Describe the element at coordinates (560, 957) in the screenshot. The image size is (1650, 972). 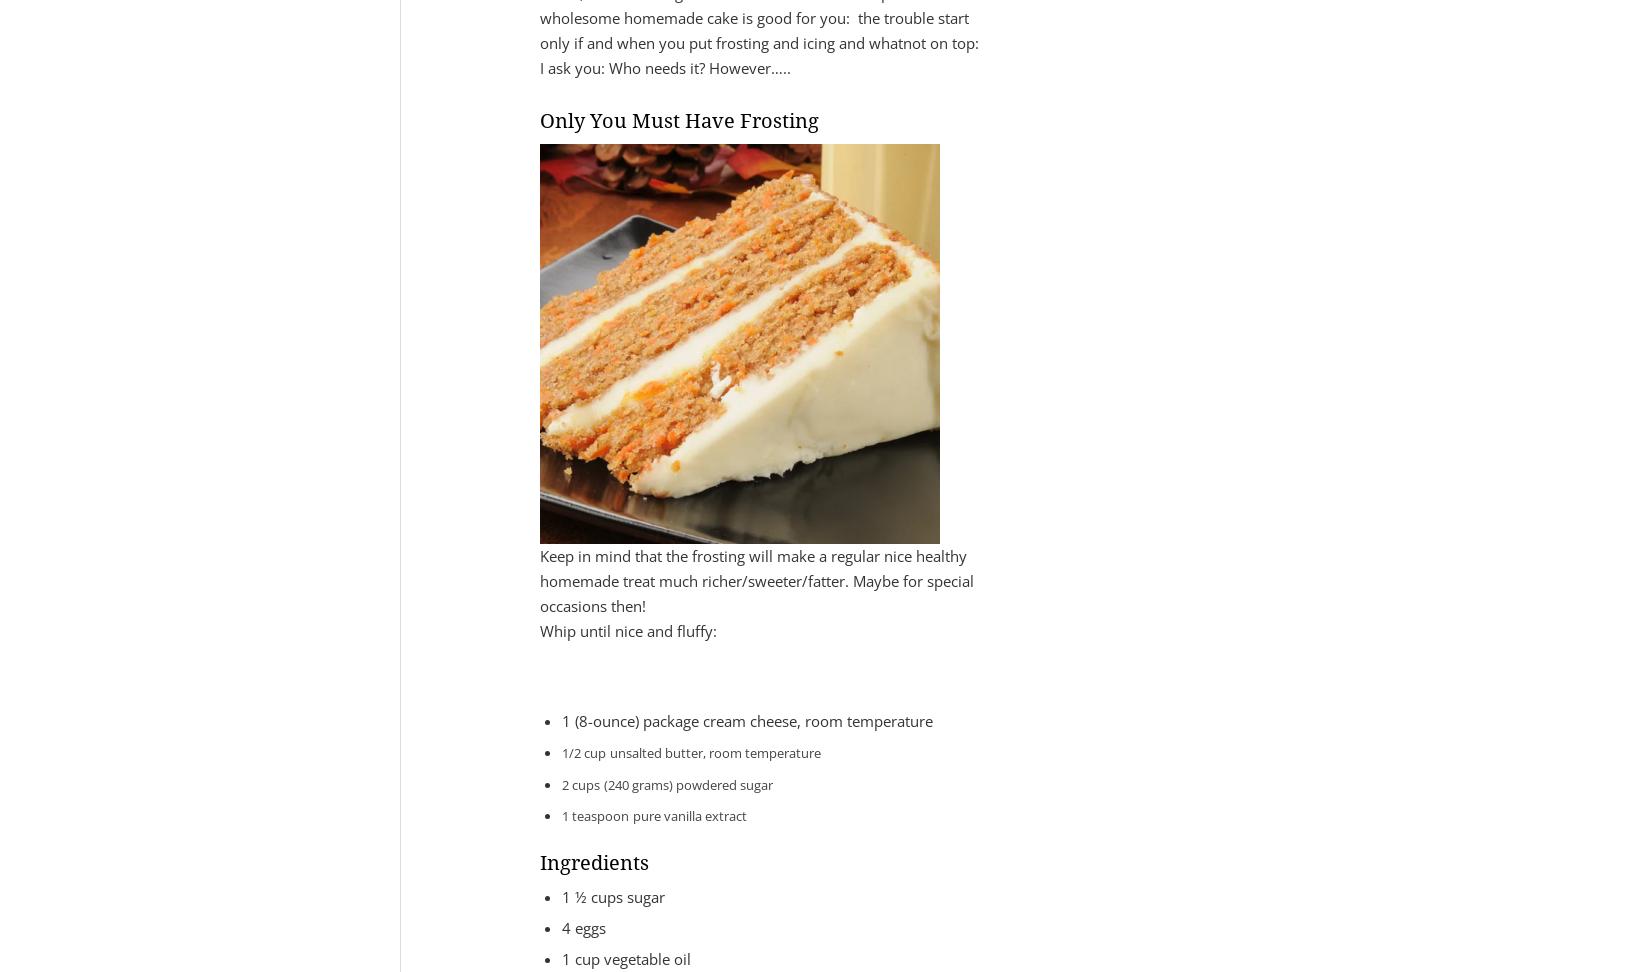
I see `'1 cup vegetable oil'` at that location.